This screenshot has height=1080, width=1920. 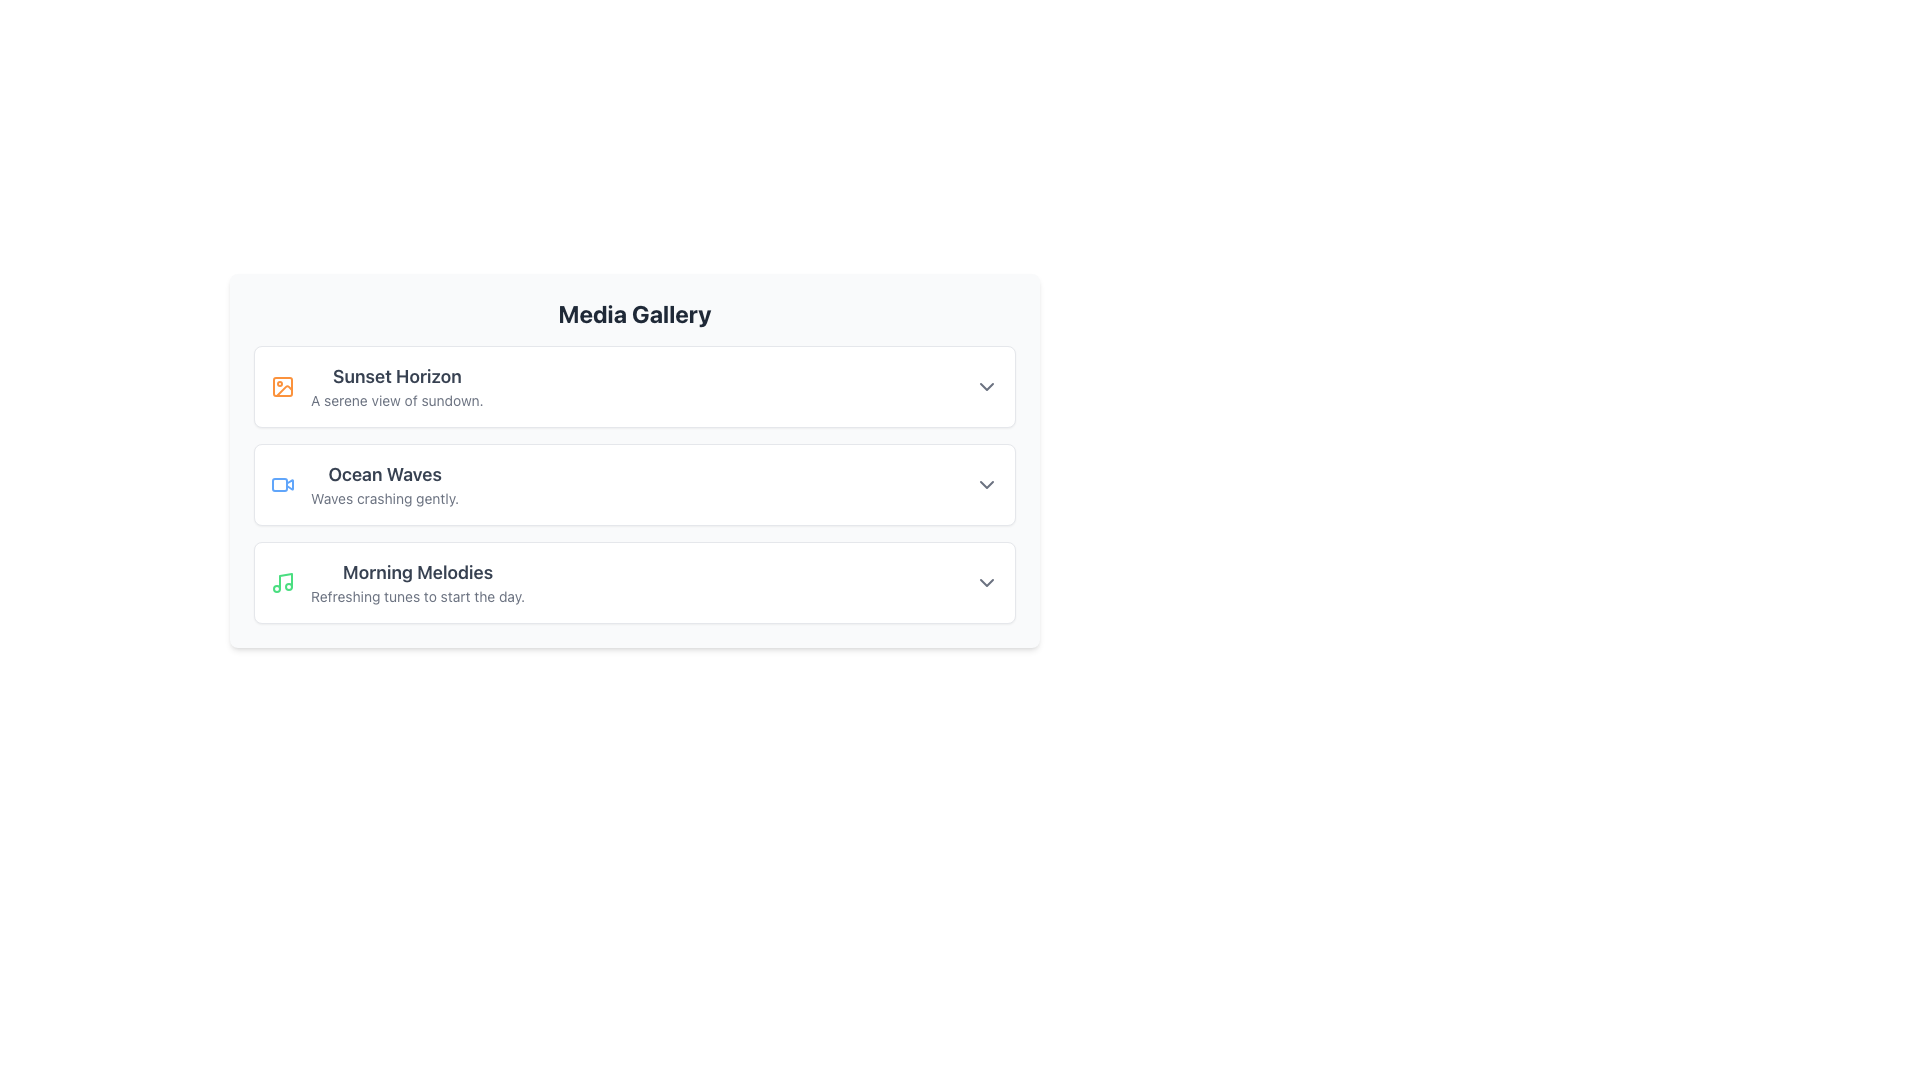 What do you see at coordinates (385, 485) in the screenshot?
I see `the Text block titled 'Ocean Waves' which has a subtitle 'Waves crashing gently'` at bounding box center [385, 485].